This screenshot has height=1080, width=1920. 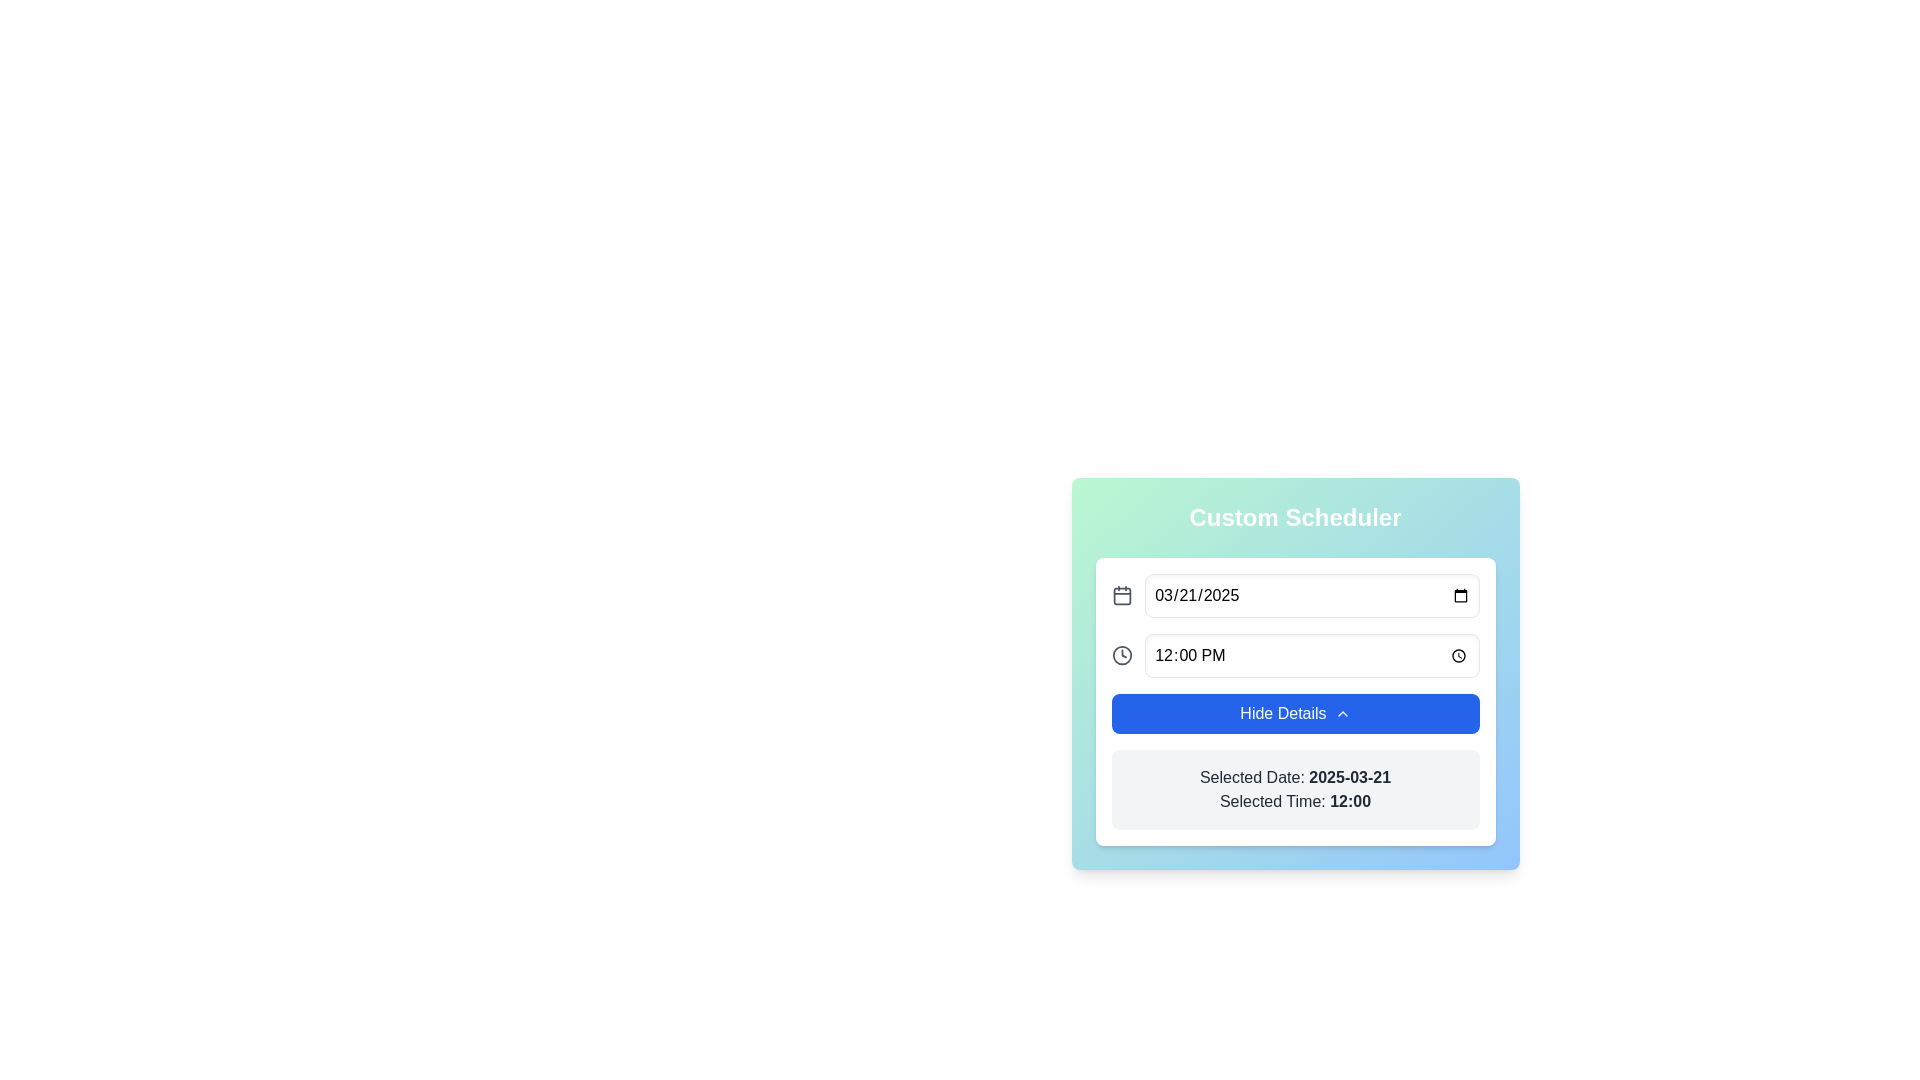 What do you see at coordinates (1122, 655) in the screenshot?
I see `the clock icon, which serves as a visual indicator for the adjacent time input field, positioned at the leftmost side of its group` at bounding box center [1122, 655].